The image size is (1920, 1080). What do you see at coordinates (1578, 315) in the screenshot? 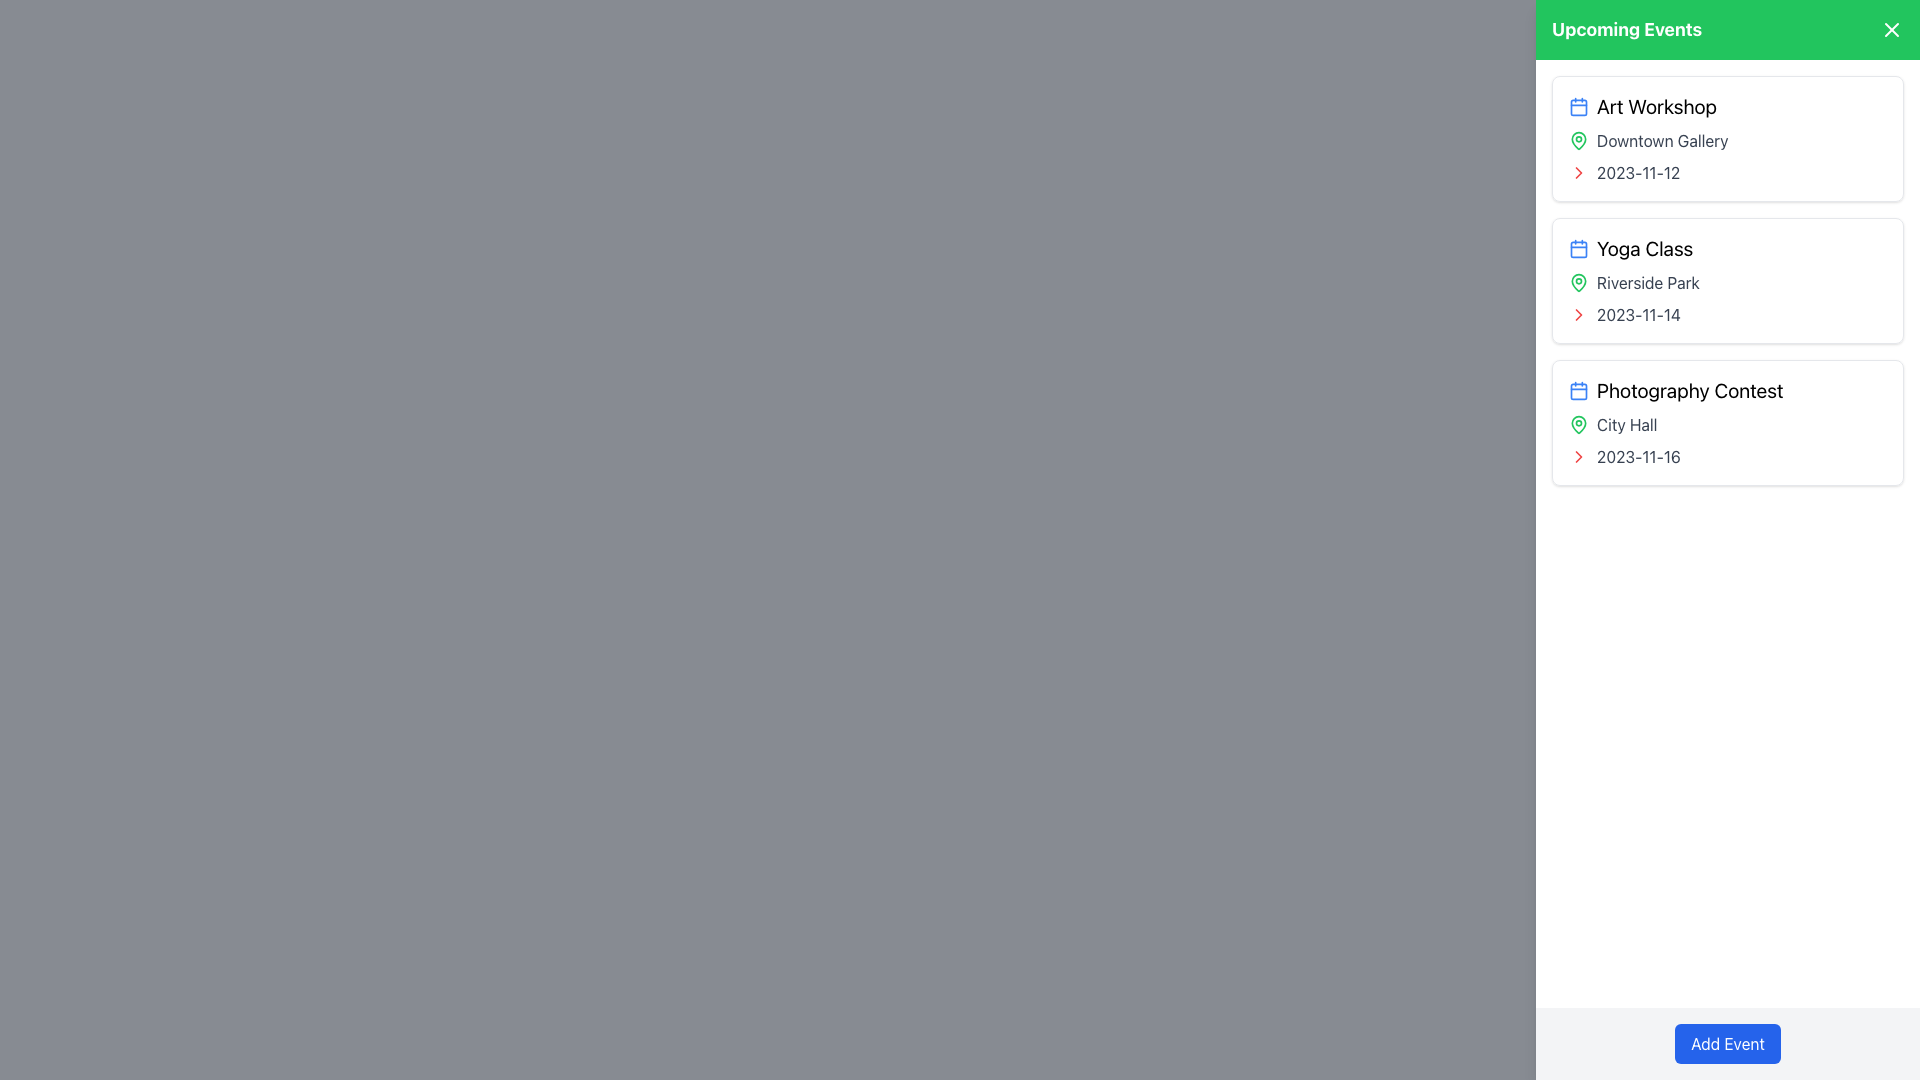
I see `the chevron icon for the 'Yoga Class' event scheduled for '2023-11-14', positioned to the left of the date text` at bounding box center [1578, 315].